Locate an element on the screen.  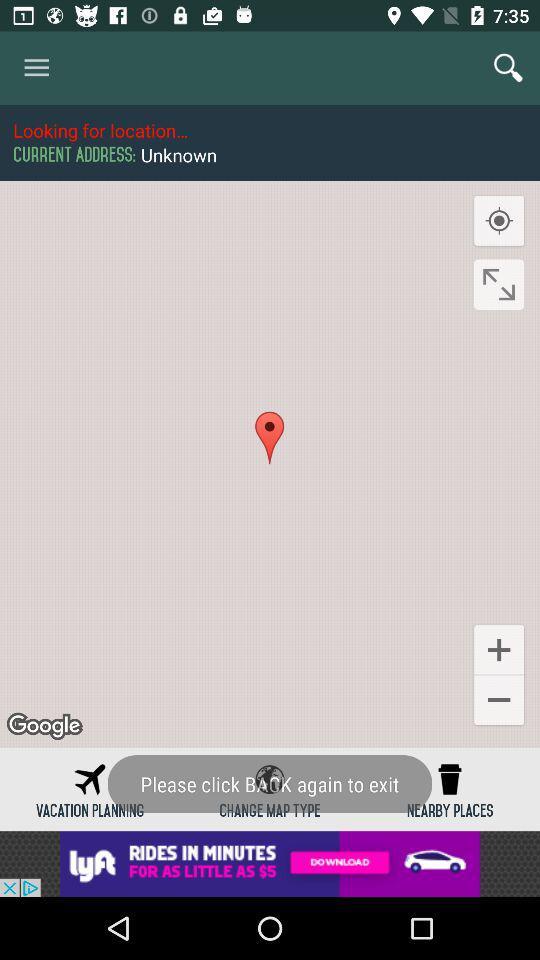
advertisement banner is located at coordinates (270, 863).